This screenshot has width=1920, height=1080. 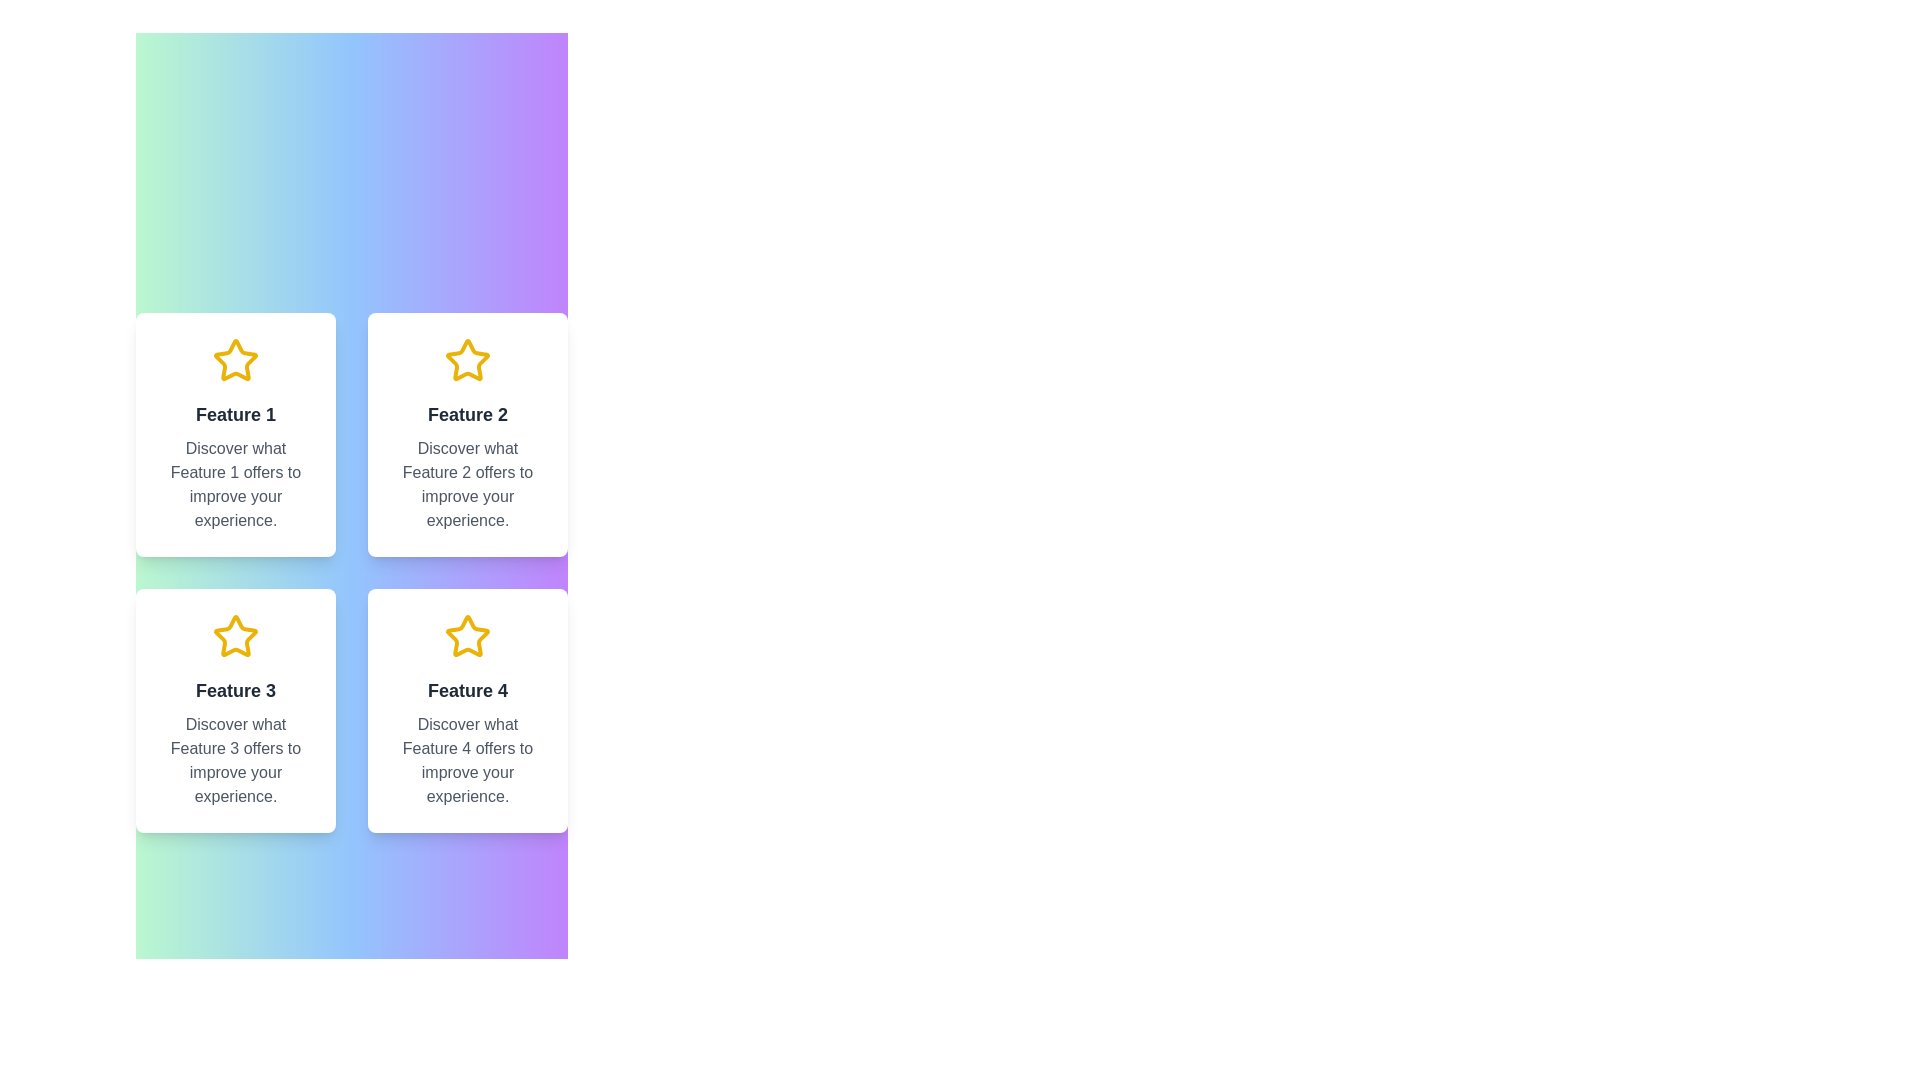 What do you see at coordinates (466, 760) in the screenshot?
I see `explanatory text block providing details about 'Feature 4', positioned at the bottom of the content layout` at bounding box center [466, 760].